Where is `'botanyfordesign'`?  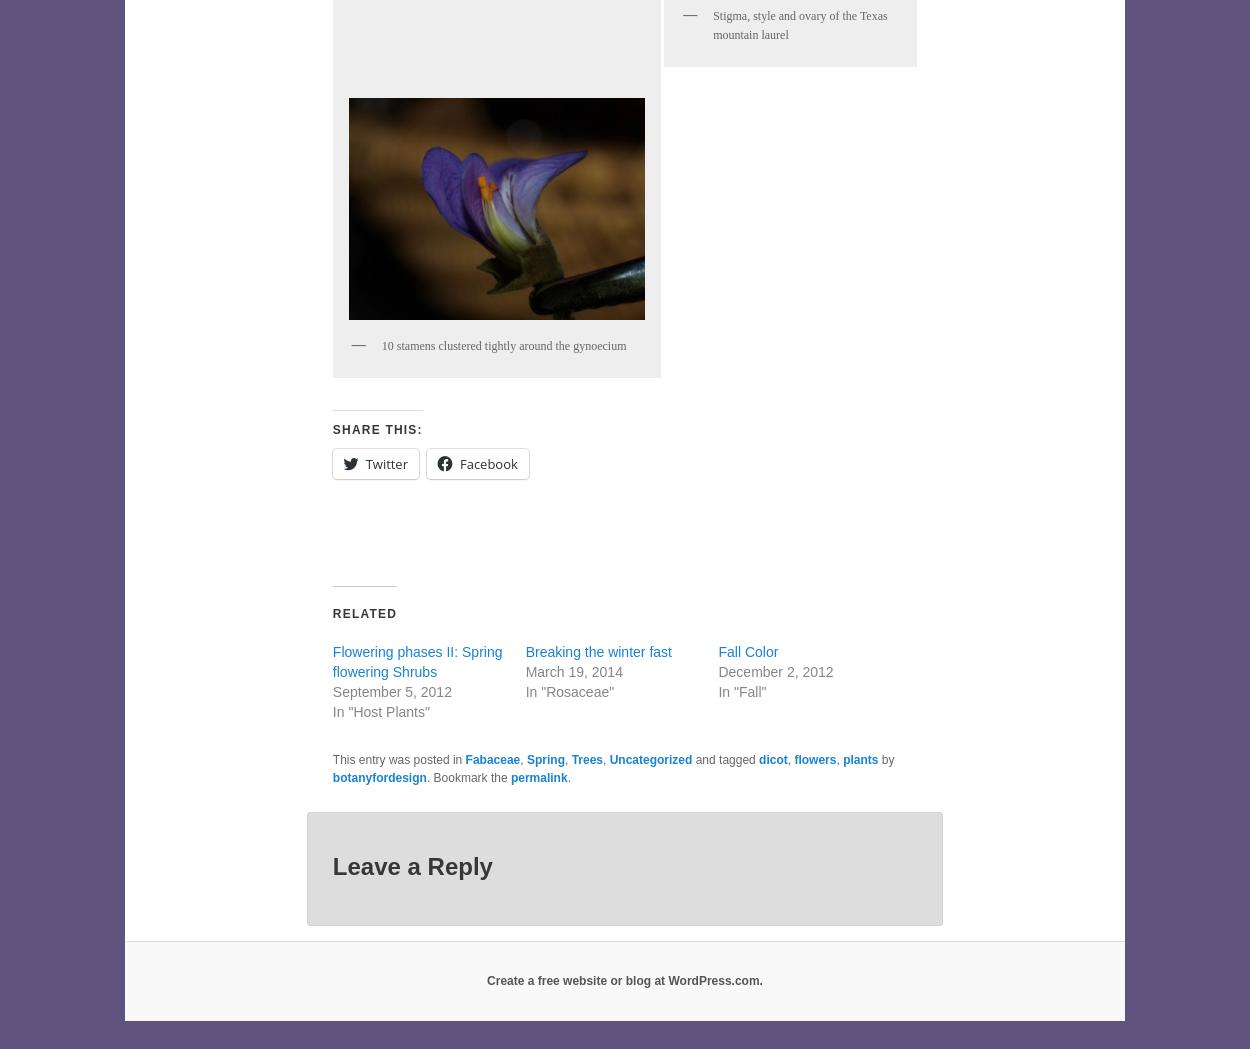
'botanyfordesign' is located at coordinates (379, 778).